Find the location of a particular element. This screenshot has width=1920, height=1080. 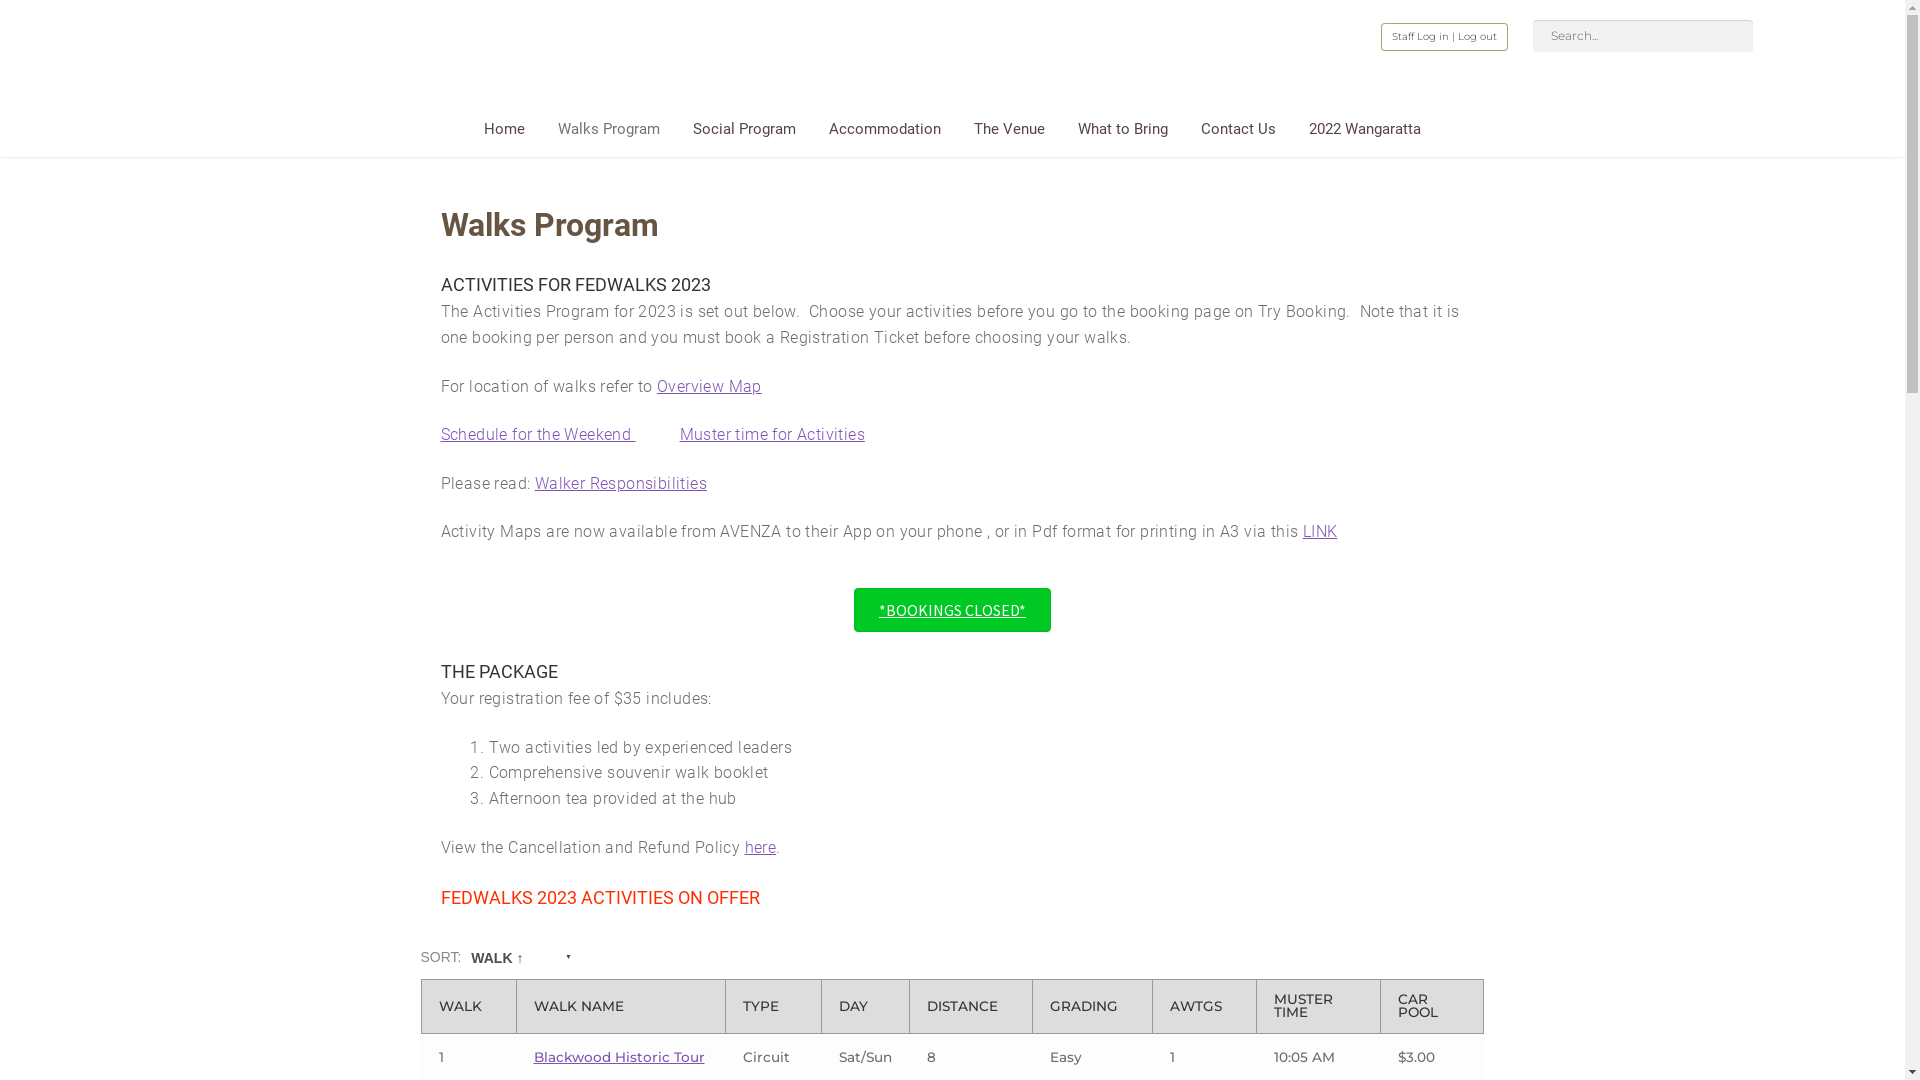

'AWTGS' is located at coordinates (1203, 1006).